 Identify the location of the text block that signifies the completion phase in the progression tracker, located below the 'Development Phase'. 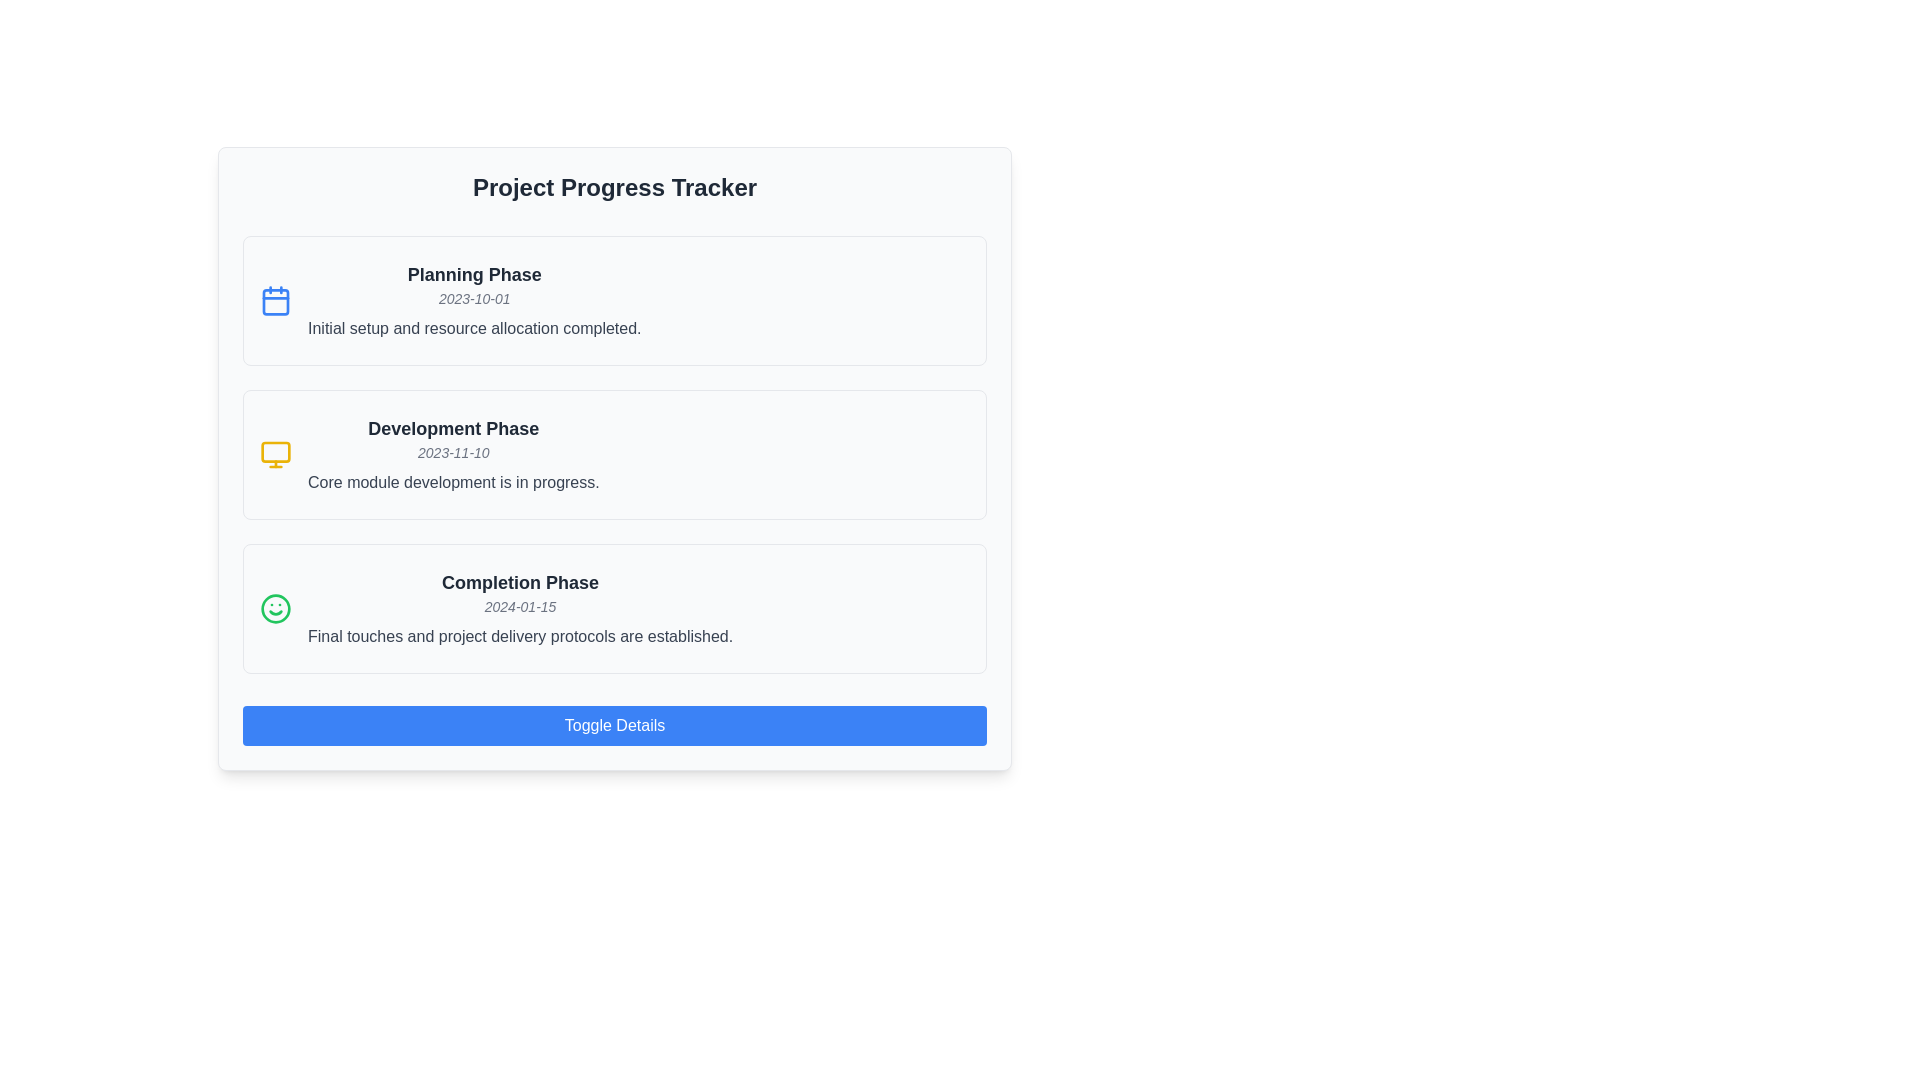
(520, 608).